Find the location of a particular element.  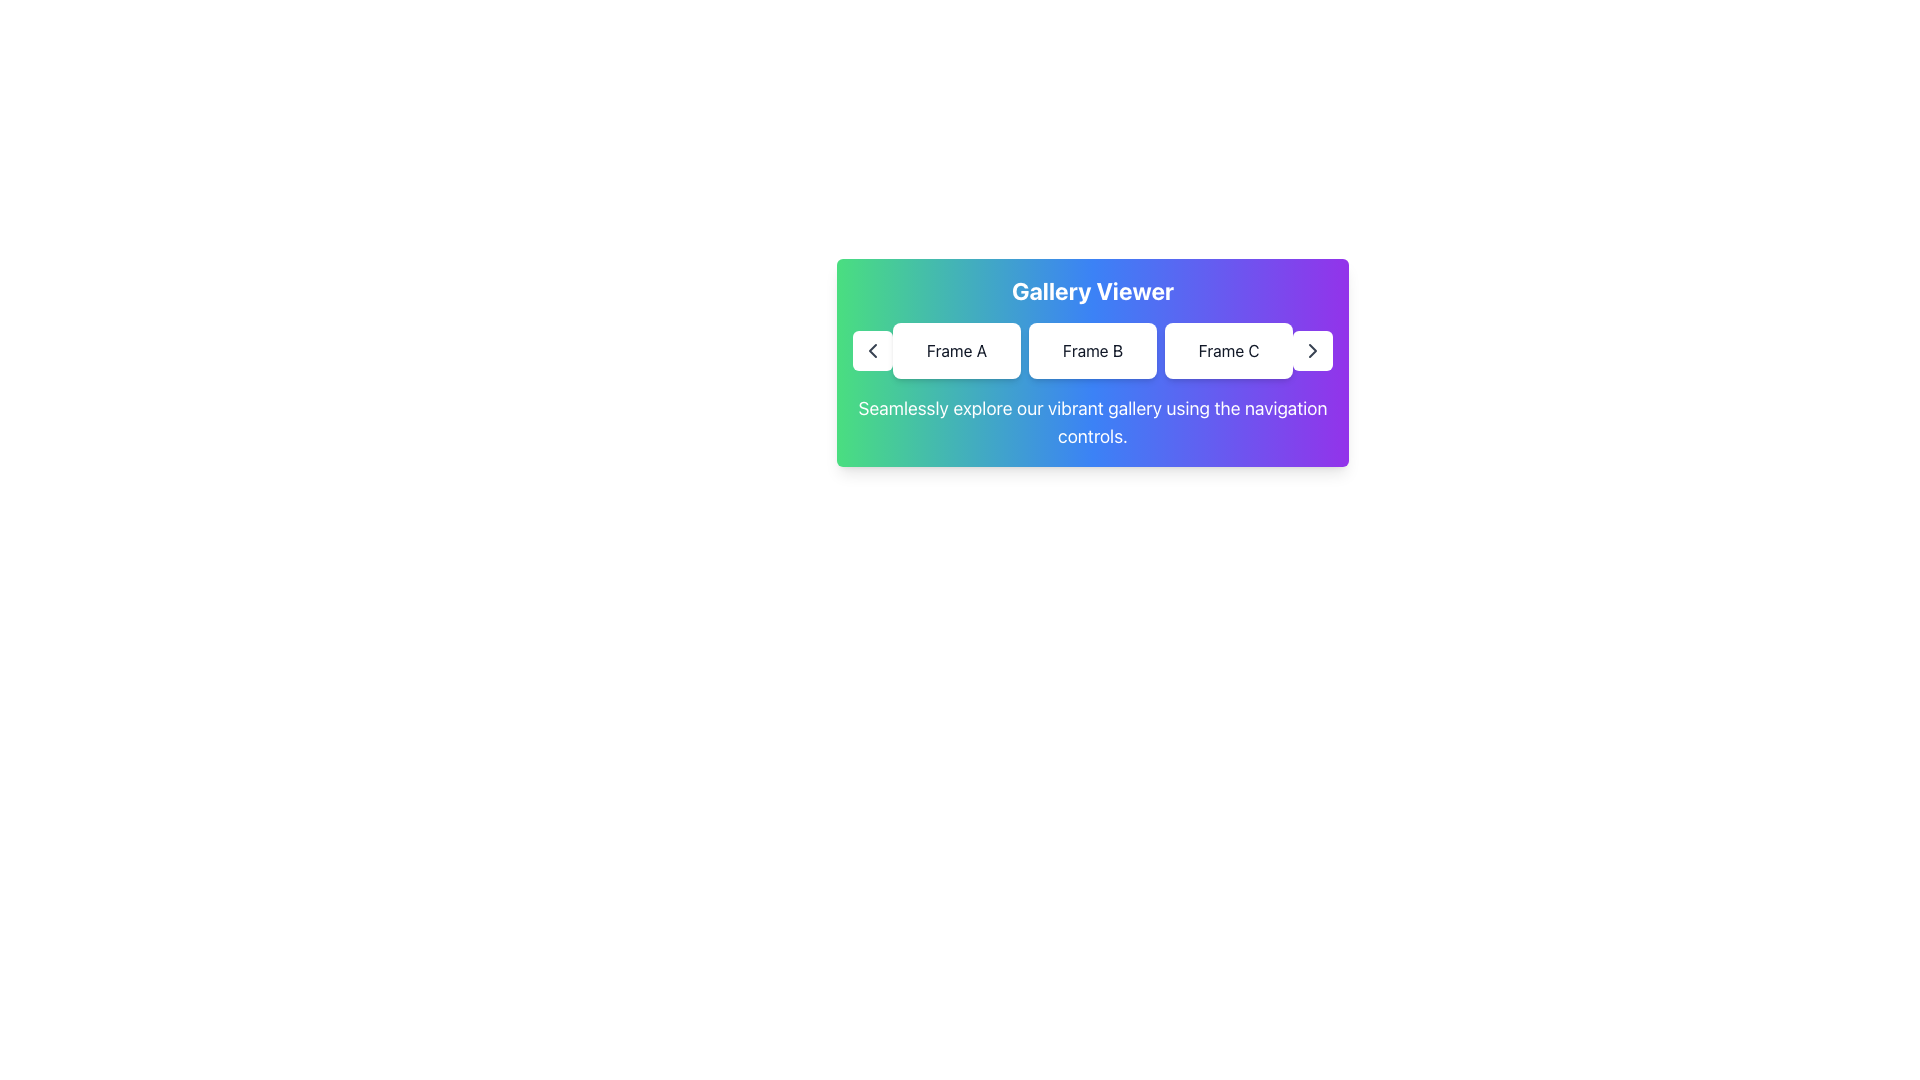

the navigation button with a white circular background and a dark rightward arrow icon is located at coordinates (1313, 350).